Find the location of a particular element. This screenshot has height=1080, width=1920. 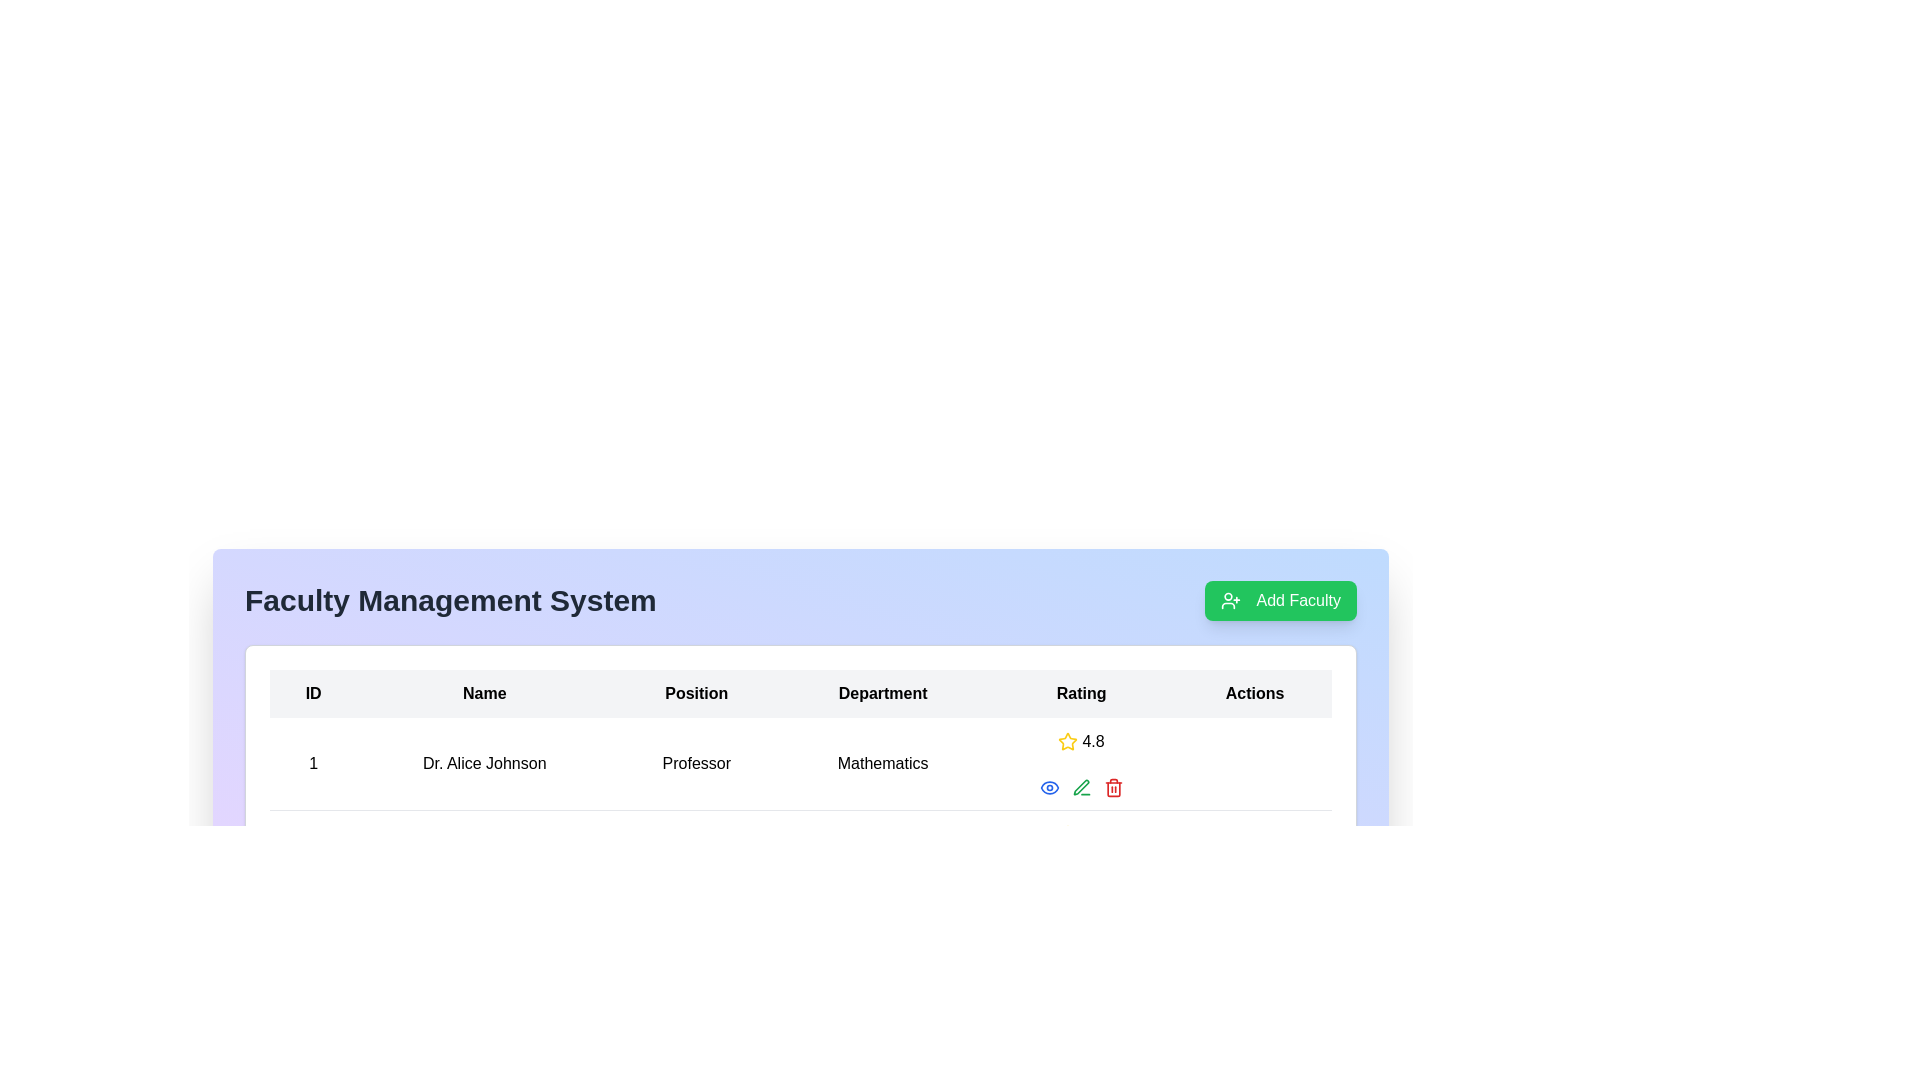

the Label header for the data table column that contains the text 'Position', which is bold and on a light gray background, located between the 'Name' and 'Department' headers is located at coordinates (696, 693).